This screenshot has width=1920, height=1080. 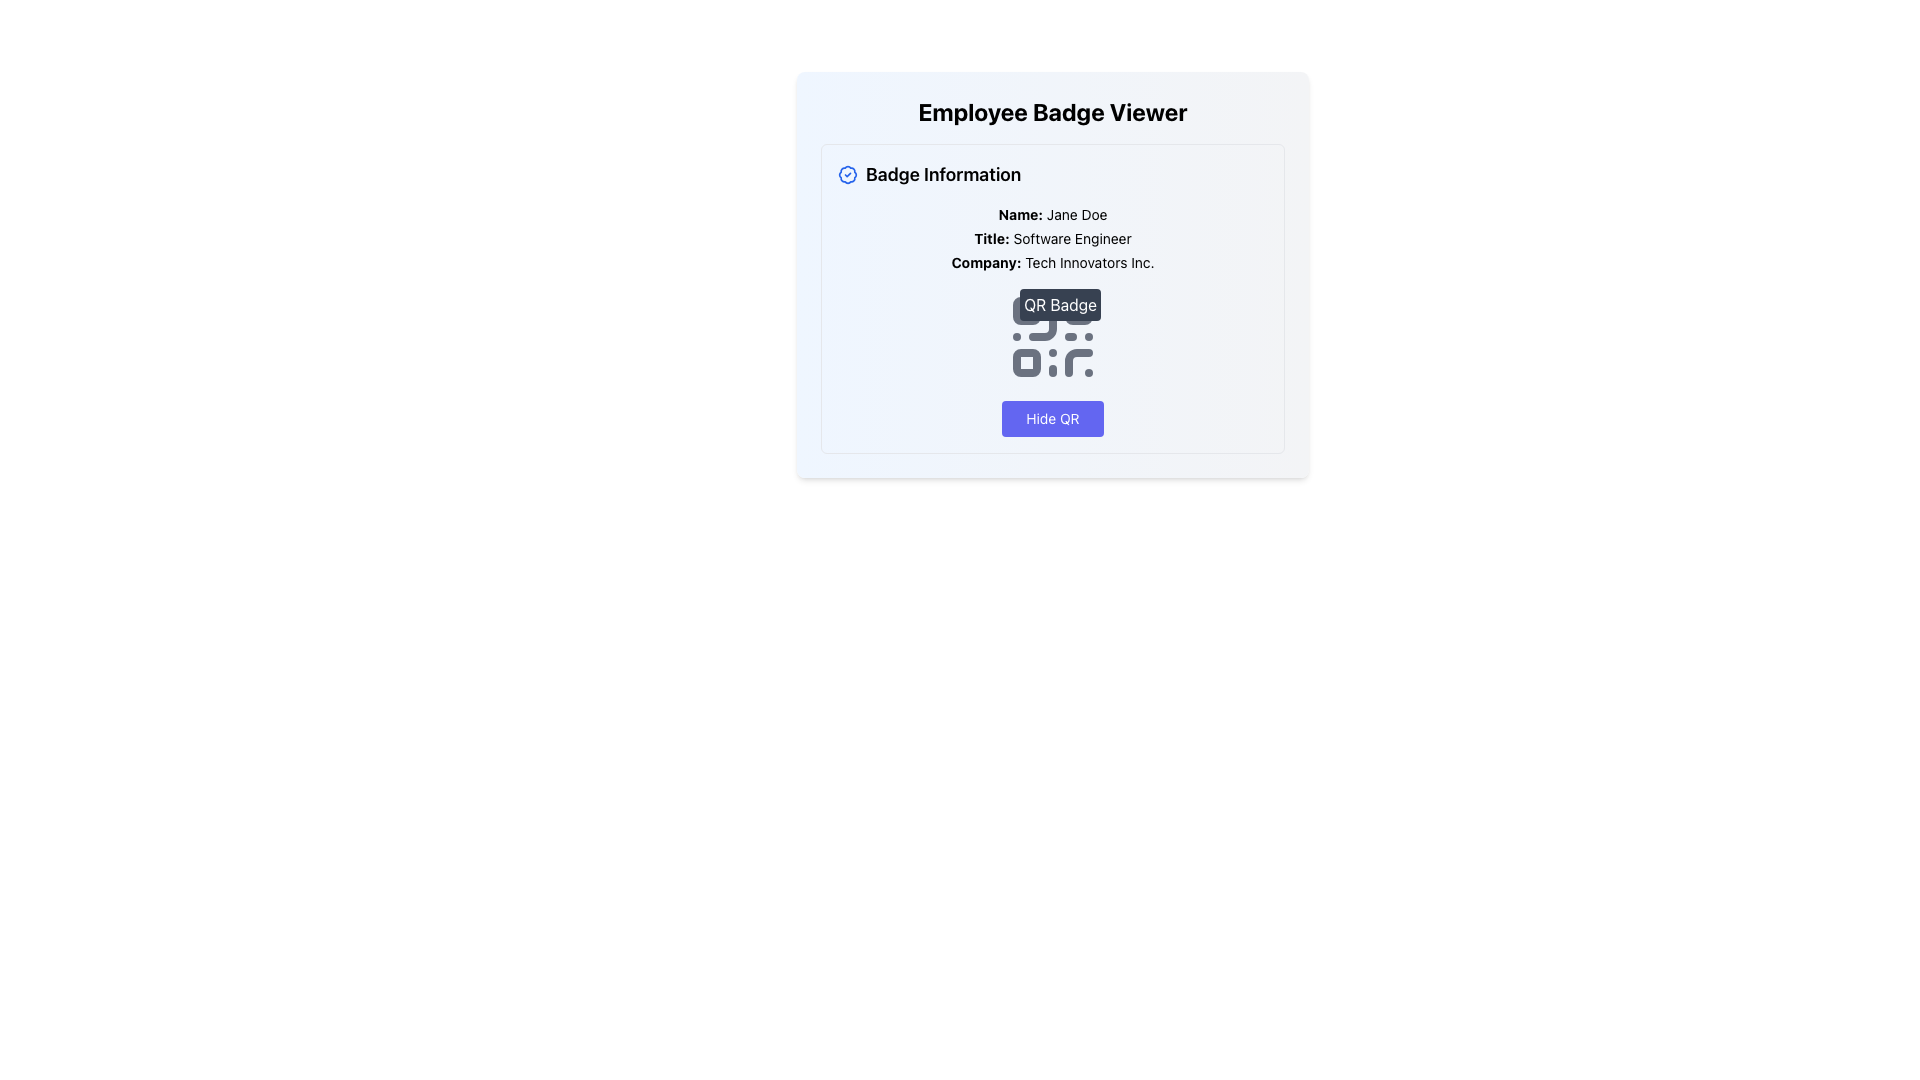 What do you see at coordinates (848, 173) in the screenshot?
I see `the circular blue icon featuring a checkmark in the 'Badge Information' section located at the top-left corner` at bounding box center [848, 173].